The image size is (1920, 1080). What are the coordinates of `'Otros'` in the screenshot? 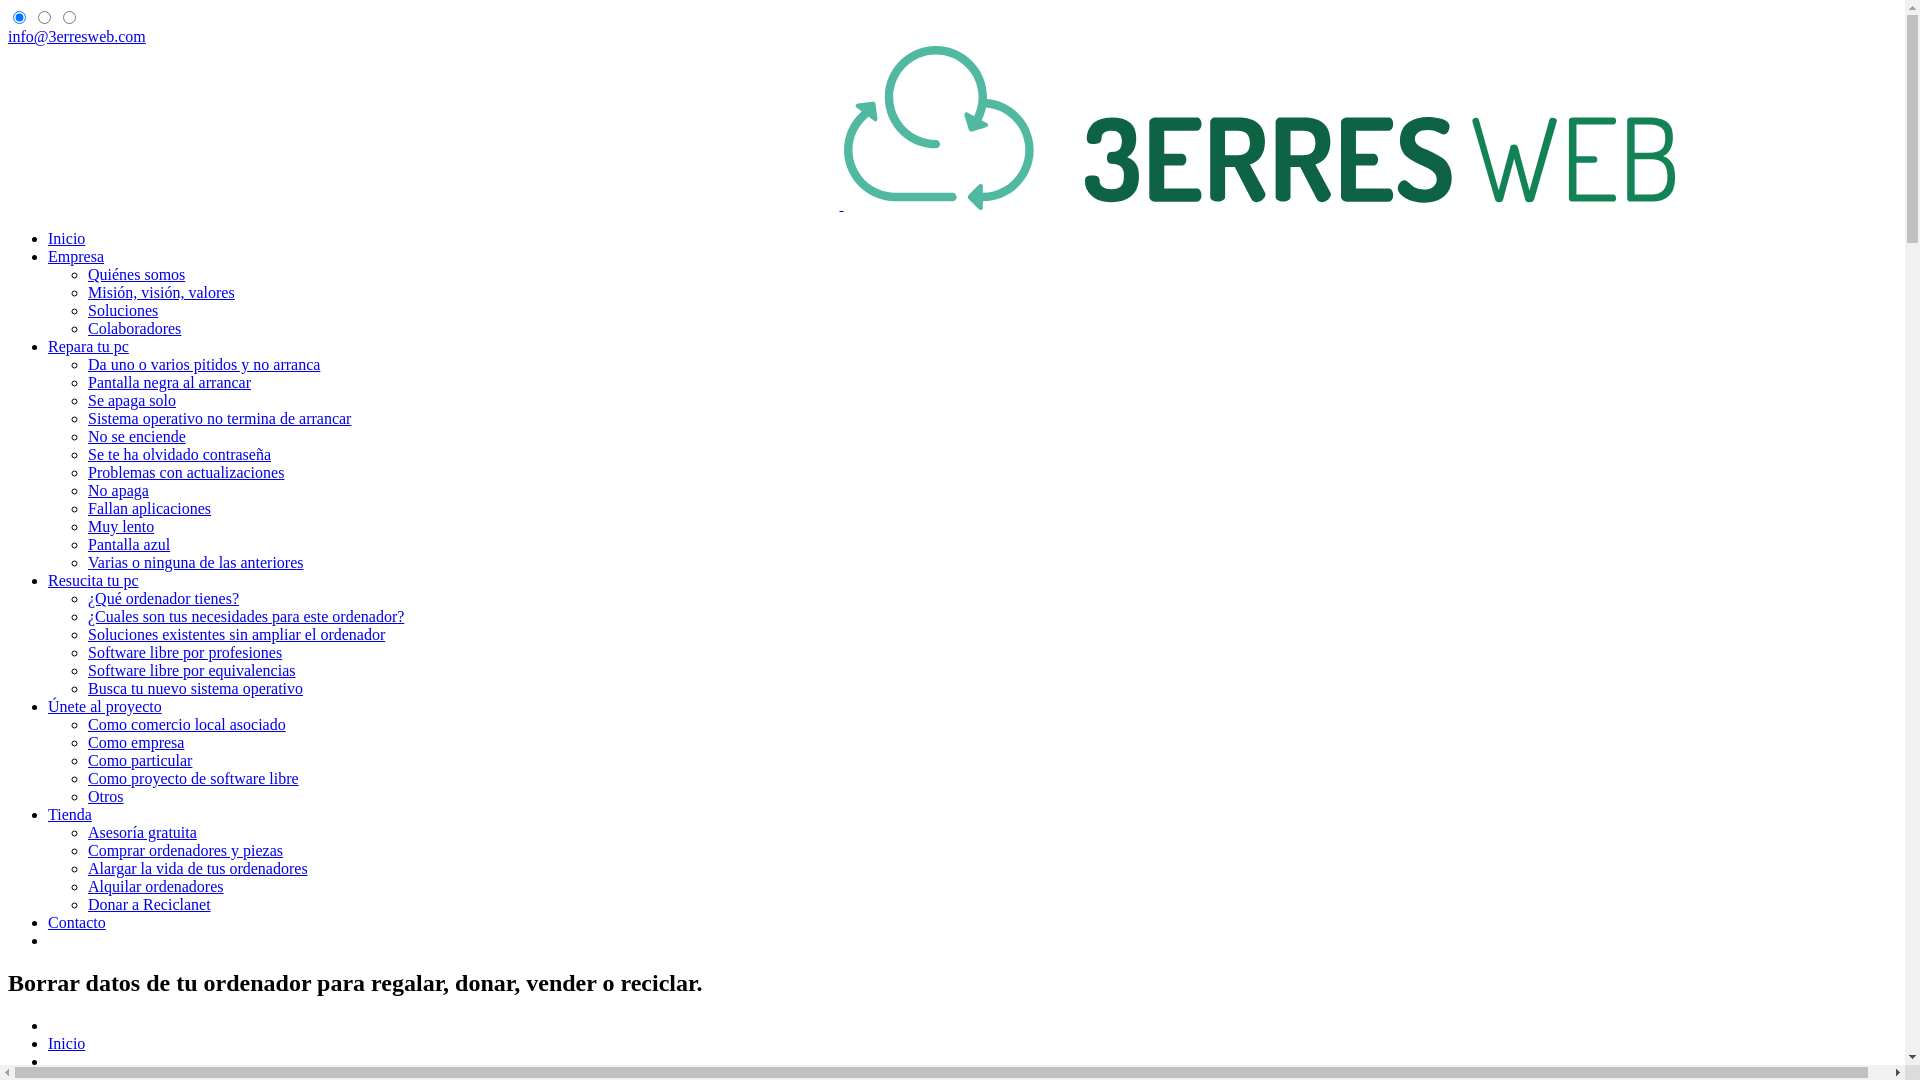 It's located at (104, 795).